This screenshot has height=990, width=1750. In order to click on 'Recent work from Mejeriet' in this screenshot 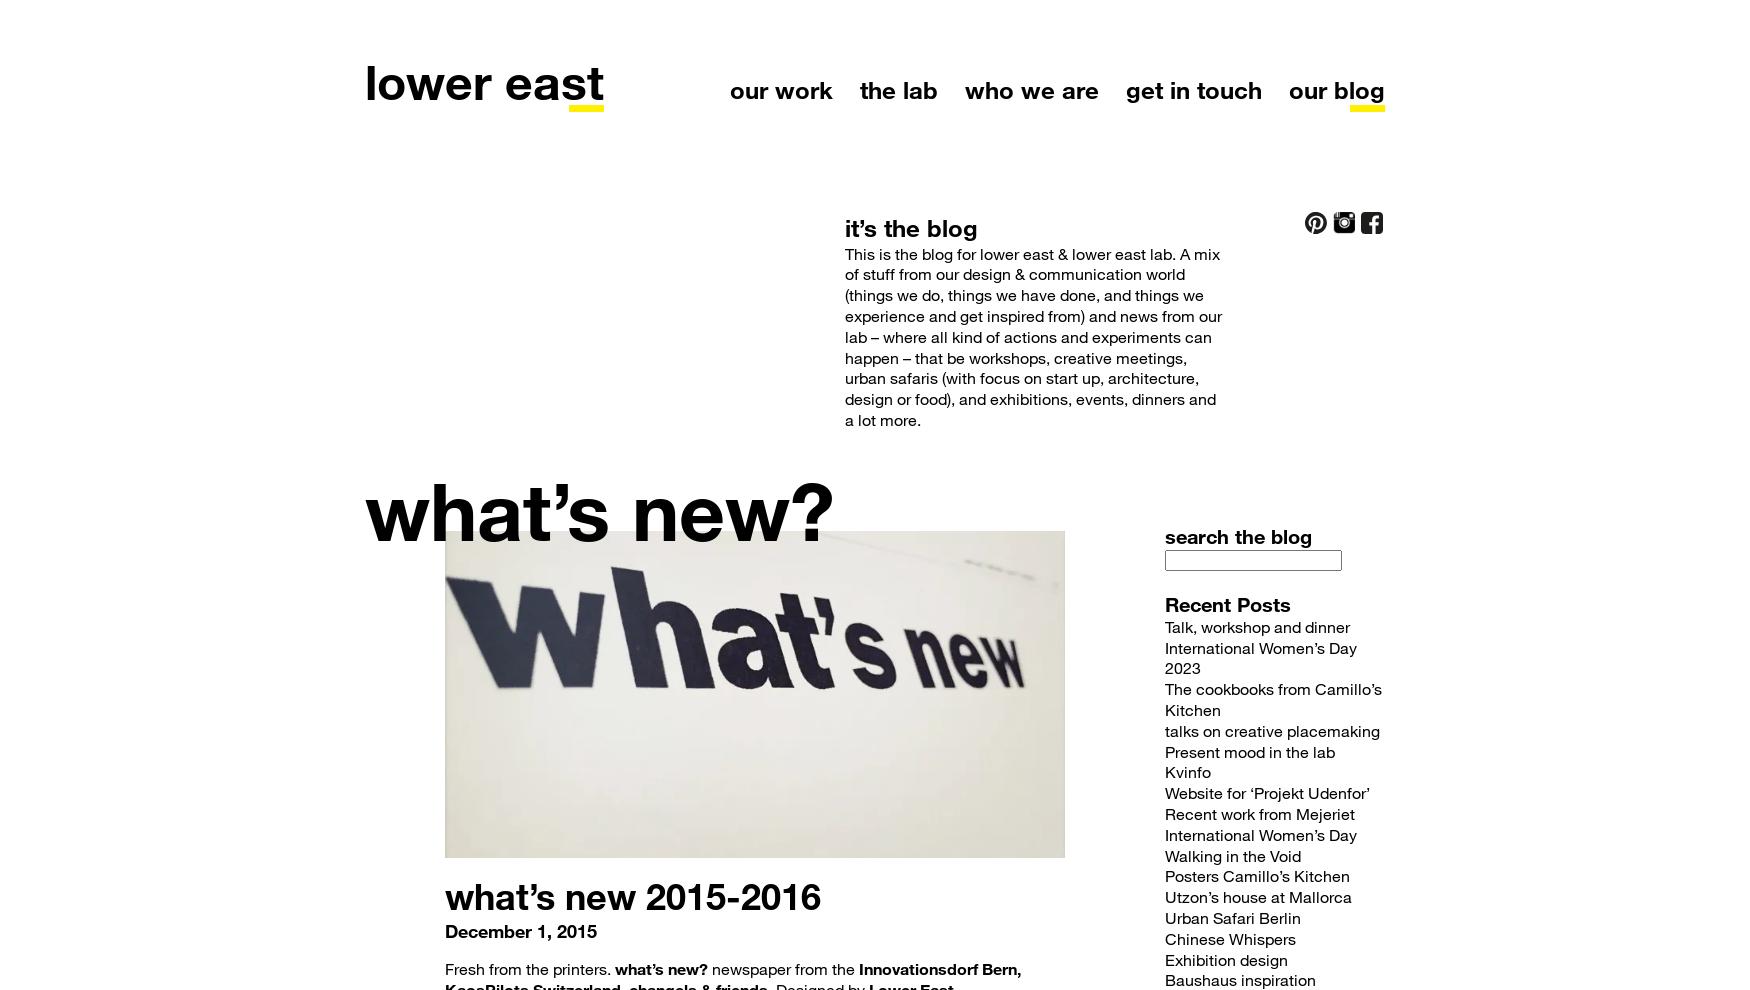, I will do `click(1259, 811)`.